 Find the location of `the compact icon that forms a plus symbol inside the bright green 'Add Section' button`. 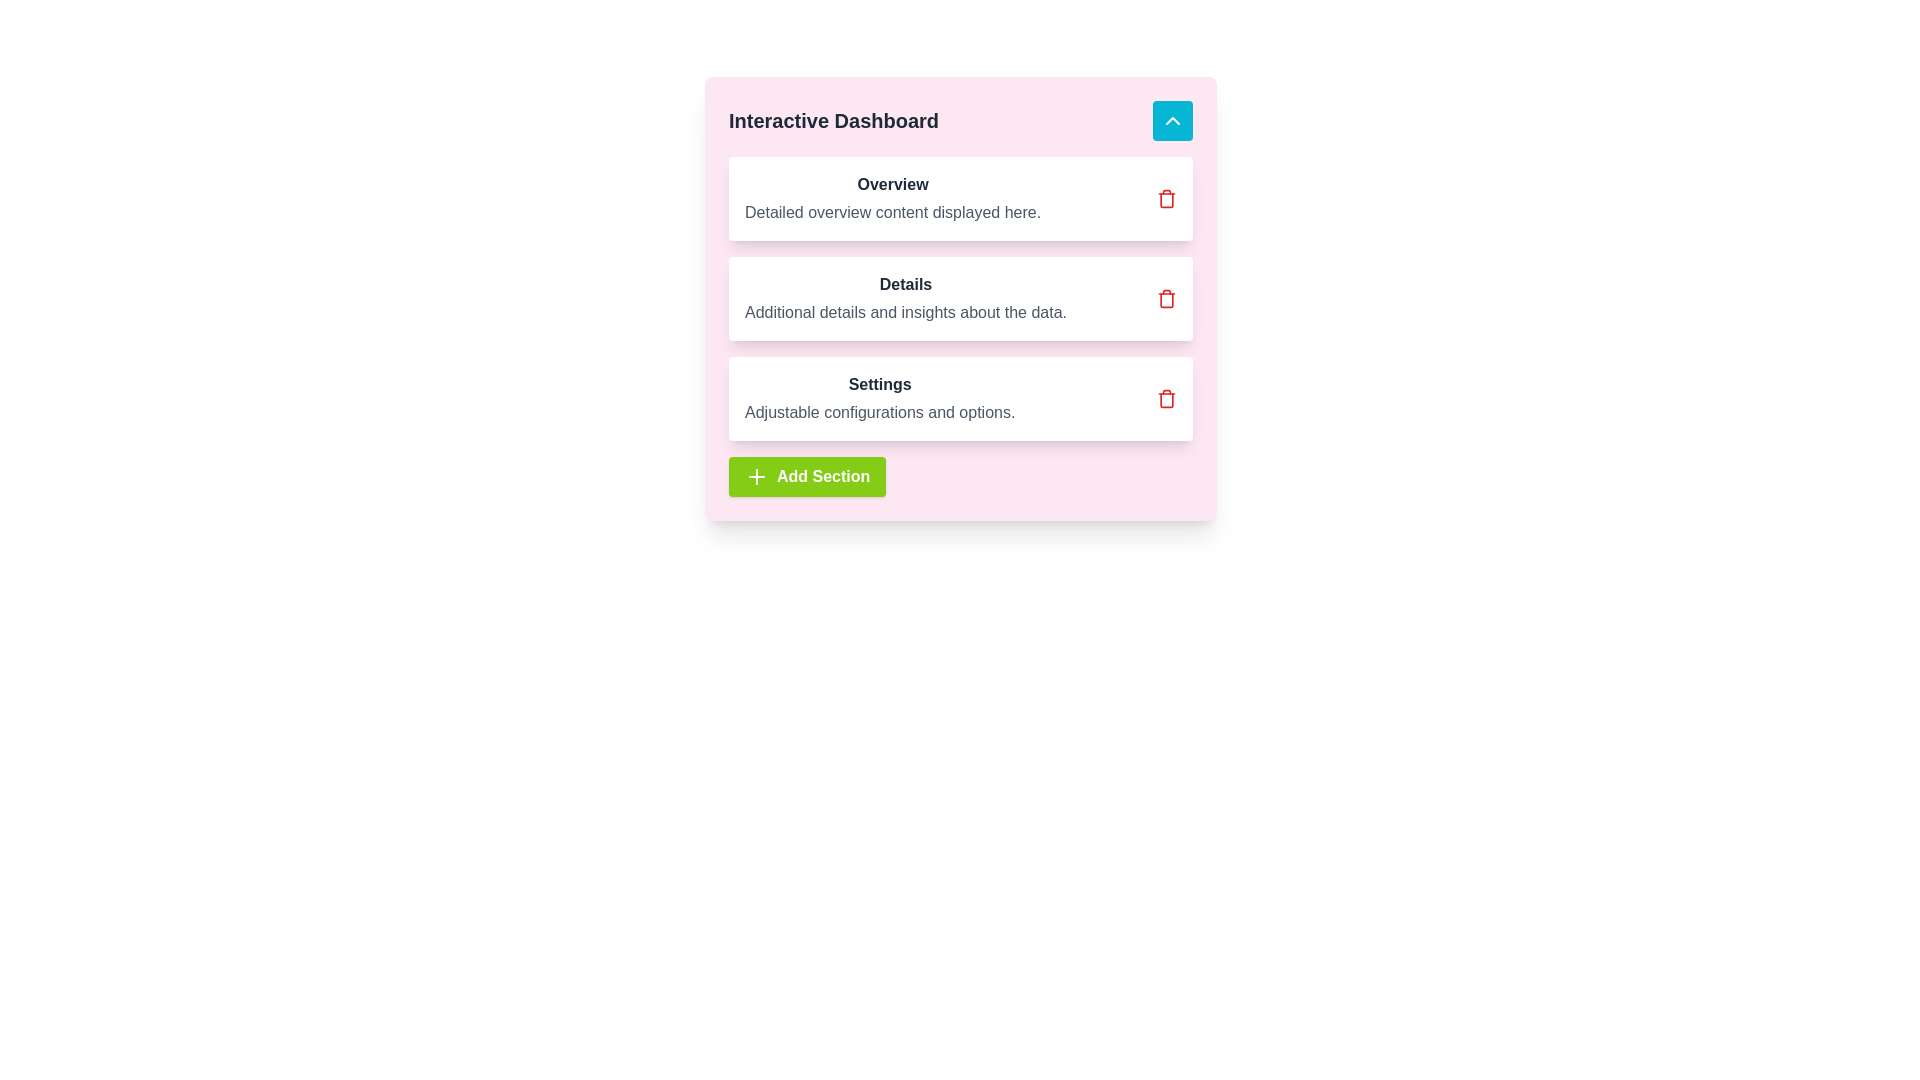

the compact icon that forms a plus symbol inside the bright green 'Add Section' button is located at coordinates (756, 477).